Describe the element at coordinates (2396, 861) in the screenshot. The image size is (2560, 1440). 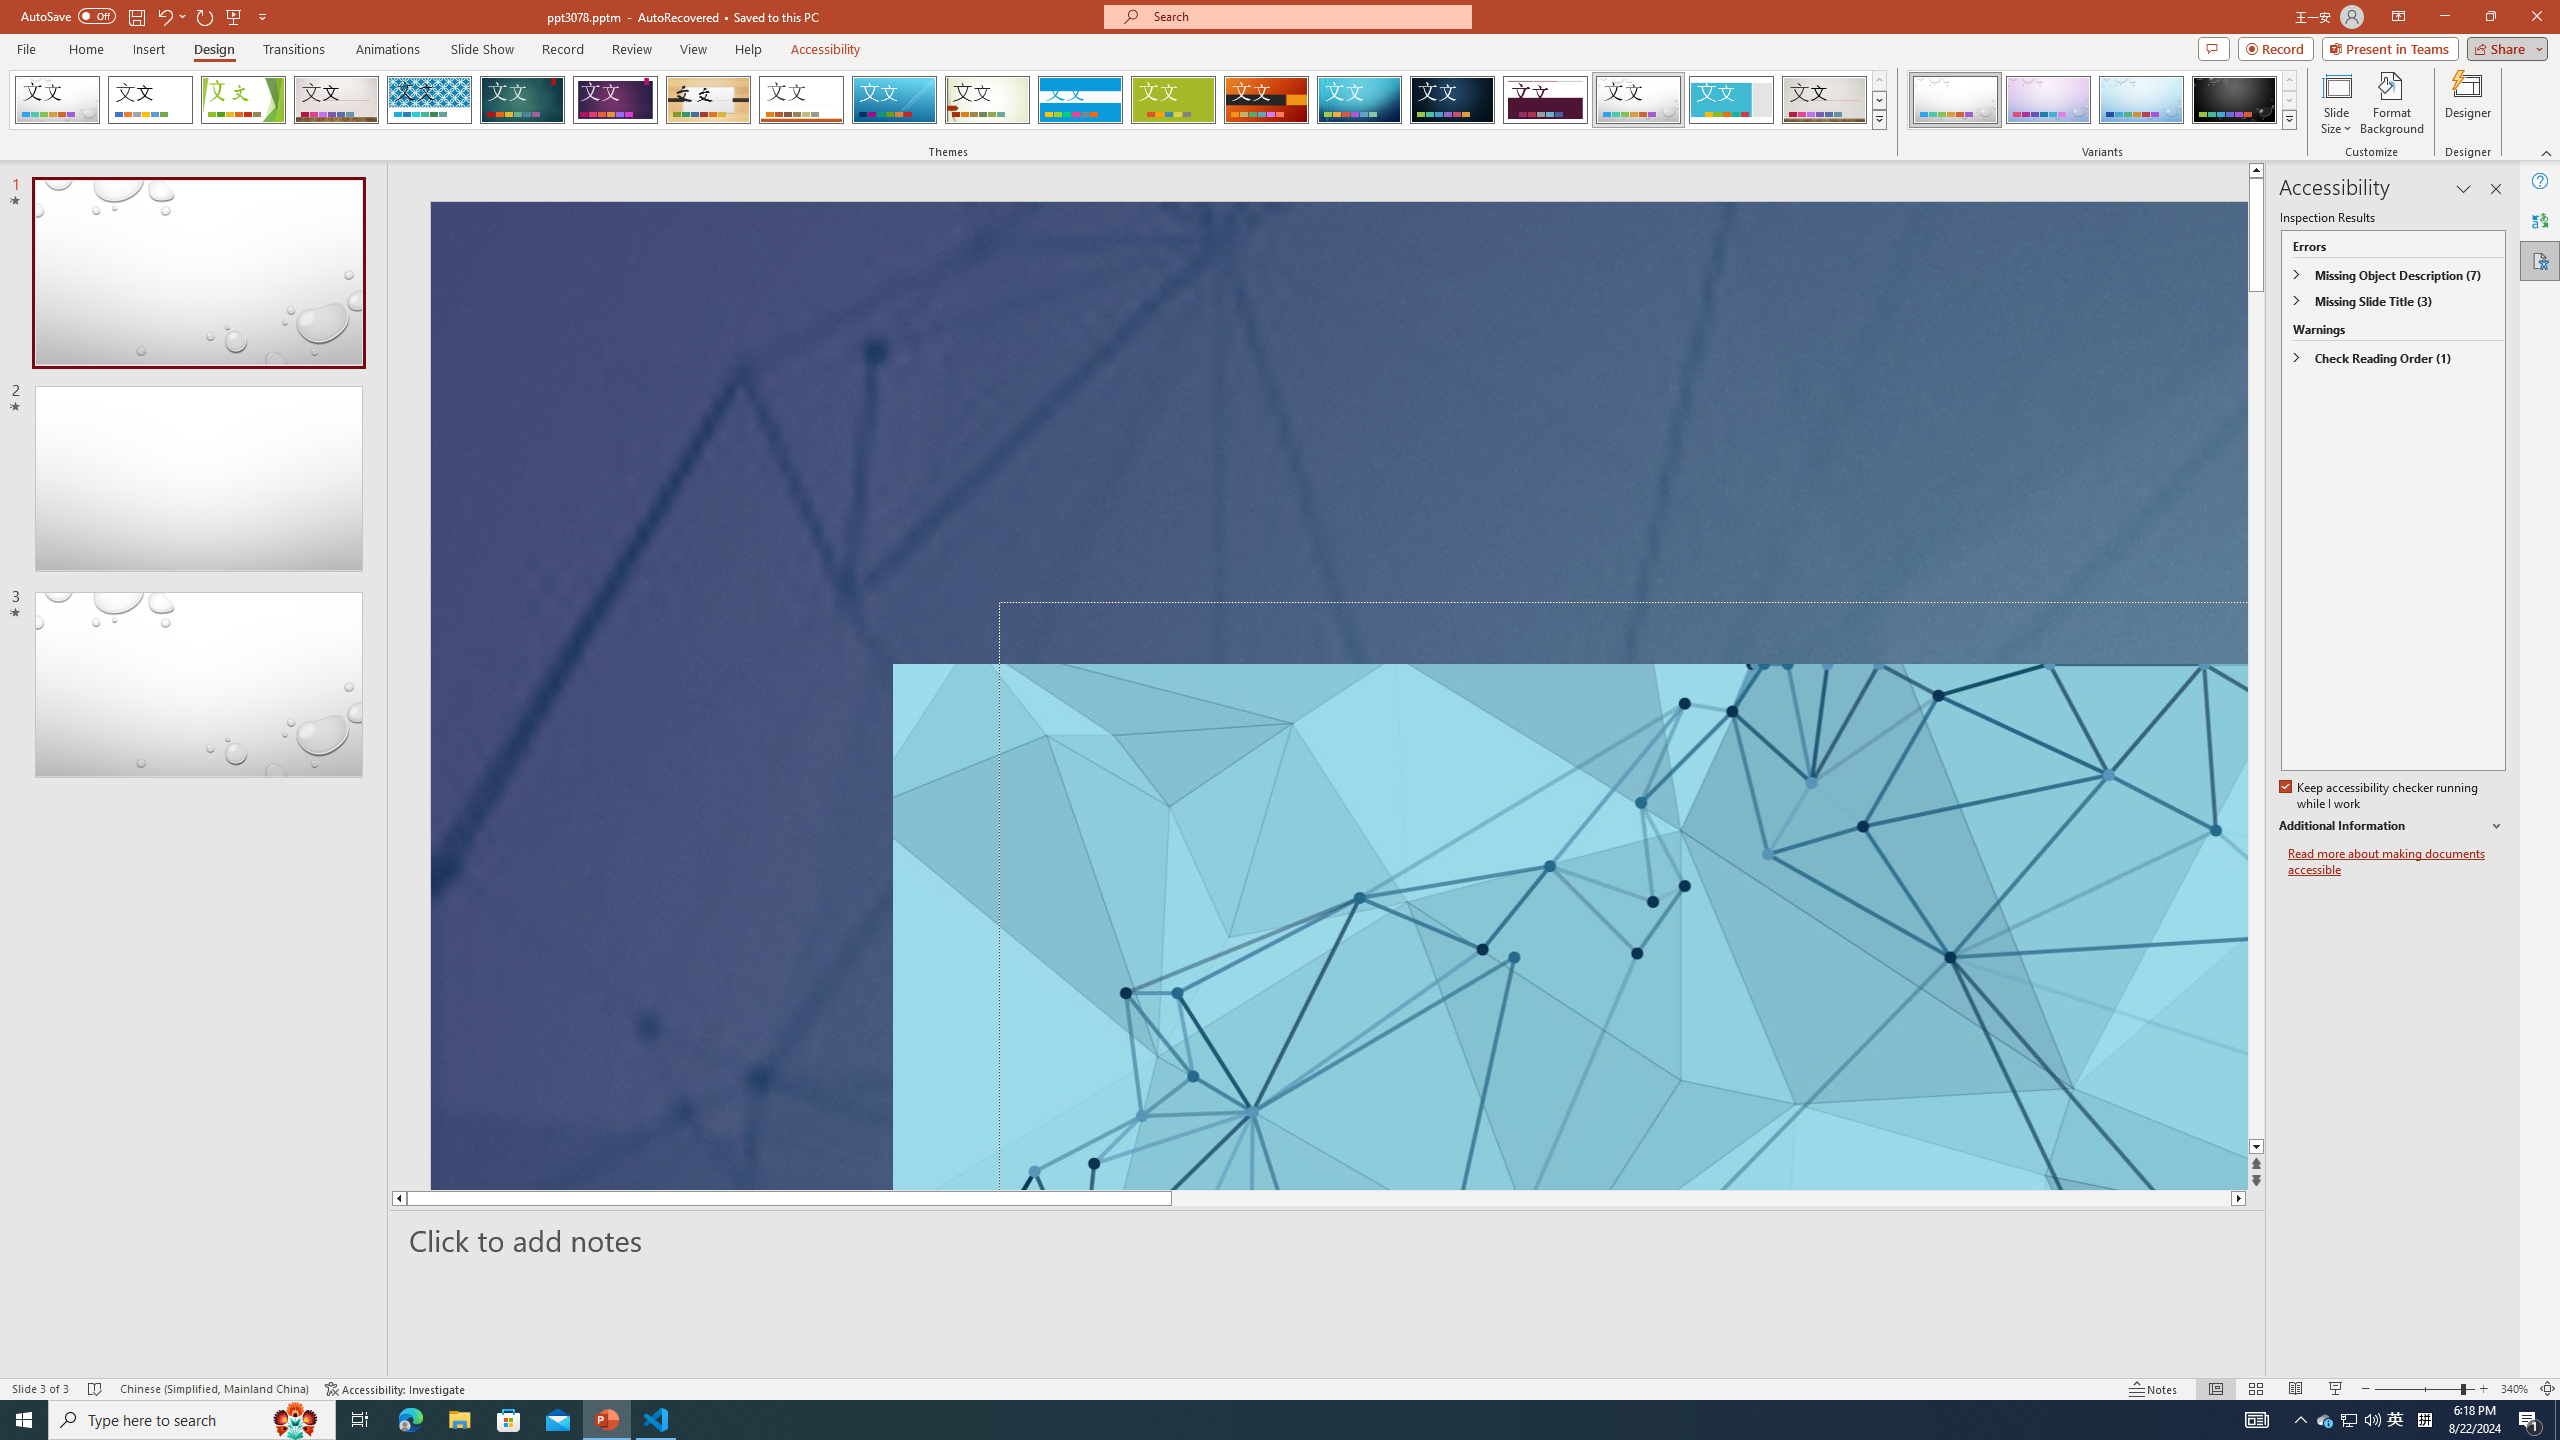
I see `'Read more about making documents accessible'` at that location.